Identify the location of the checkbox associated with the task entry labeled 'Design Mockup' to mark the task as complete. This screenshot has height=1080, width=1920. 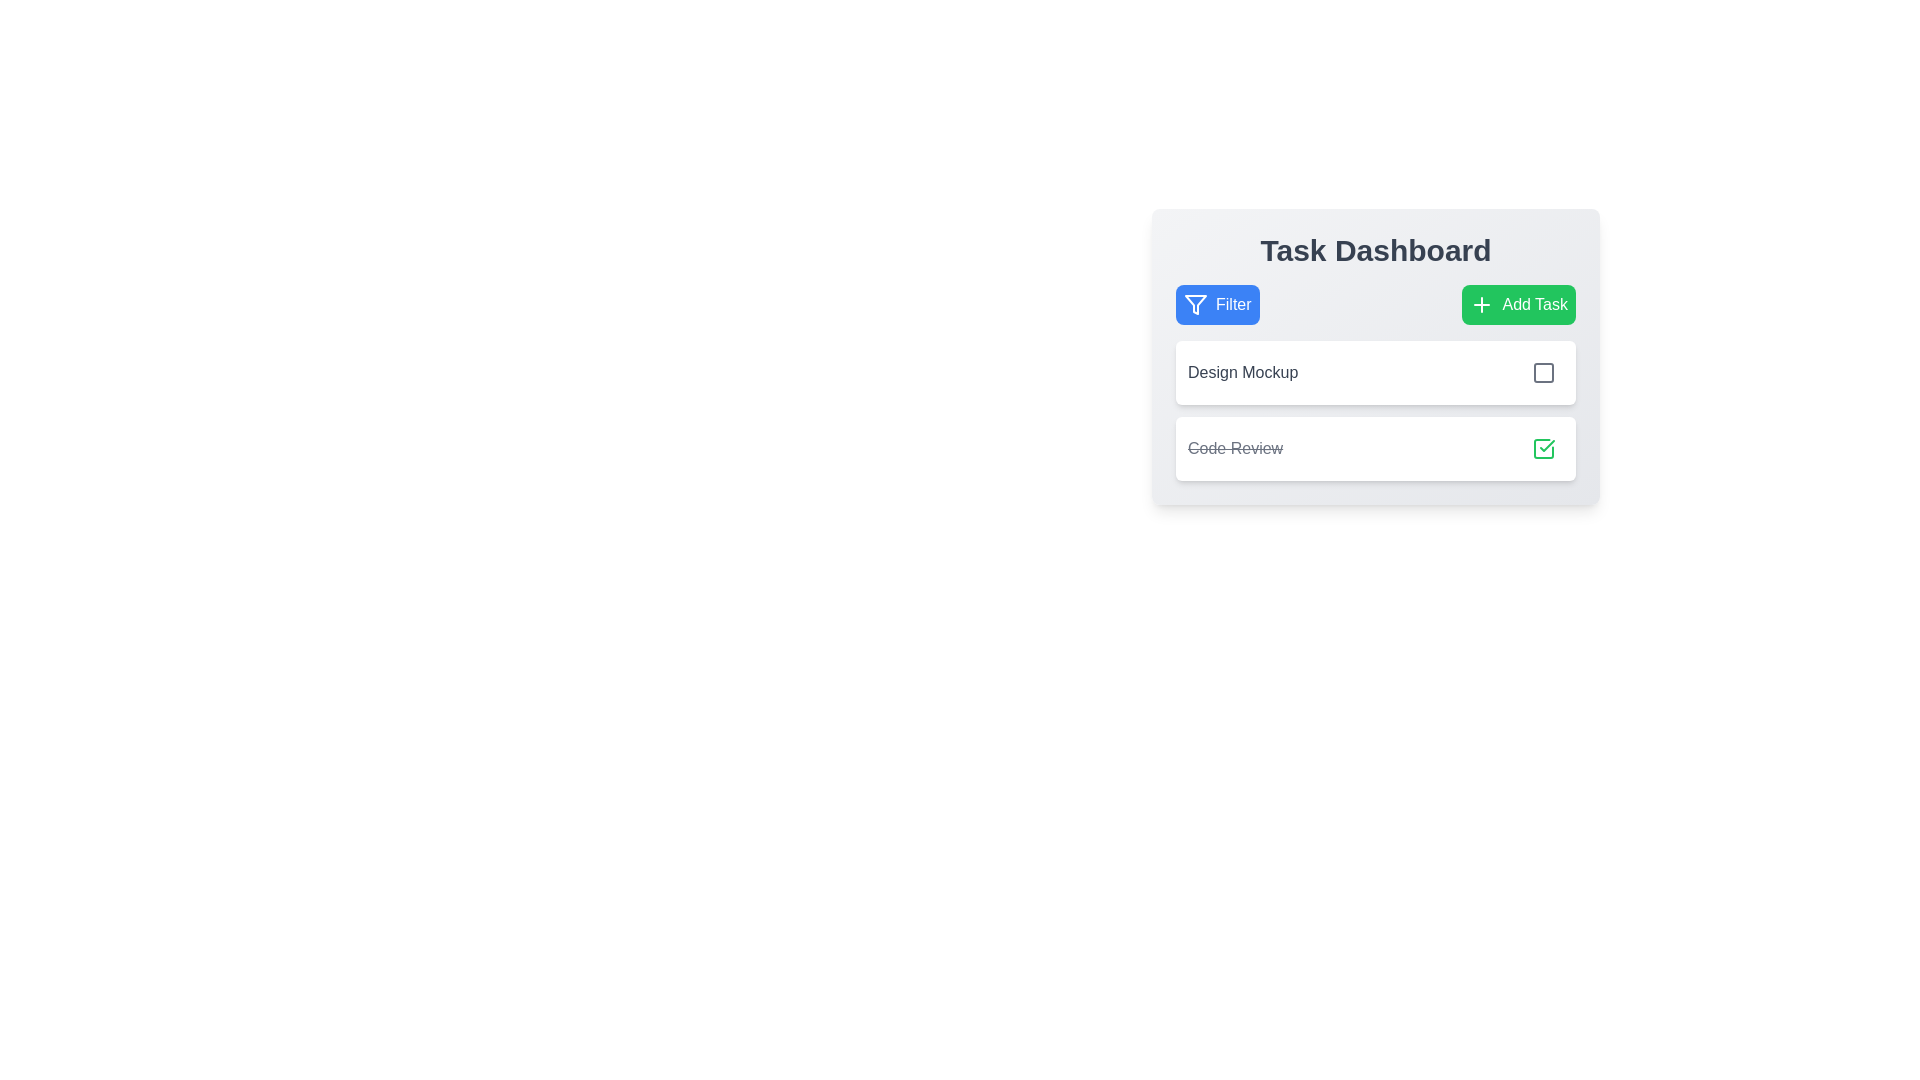
(1375, 356).